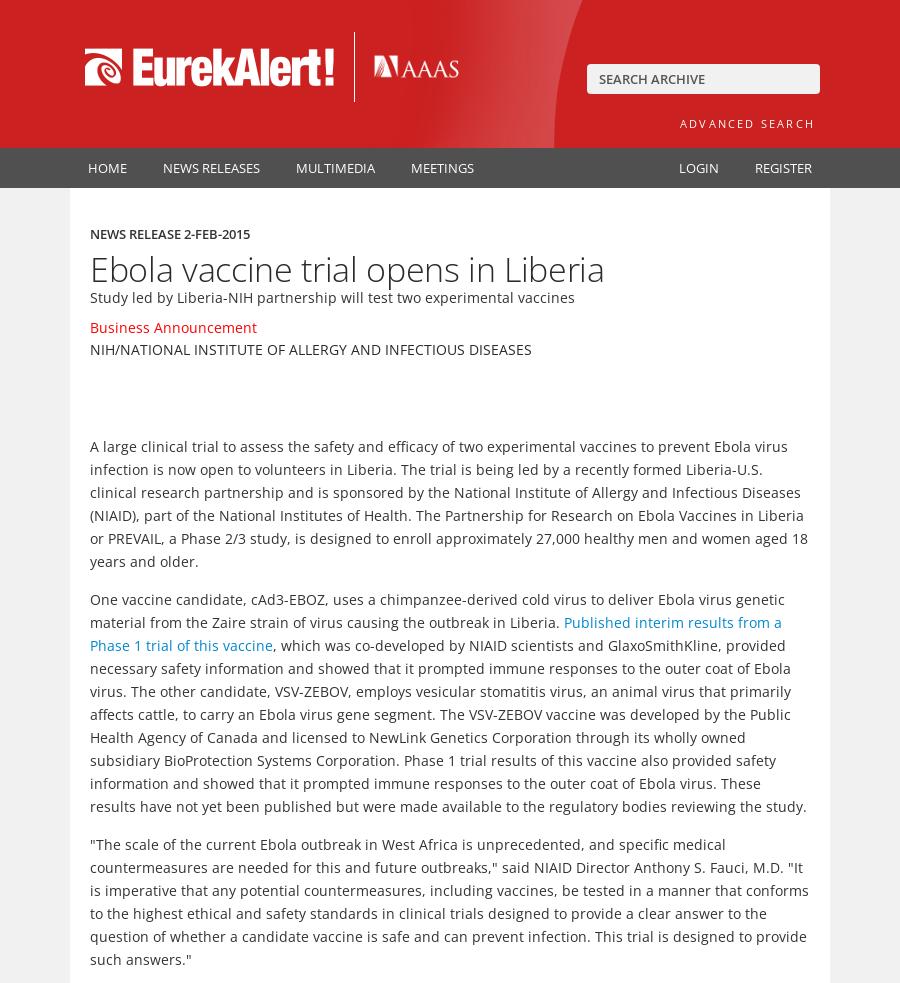  I want to click on 'Business Announcement', so click(173, 327).